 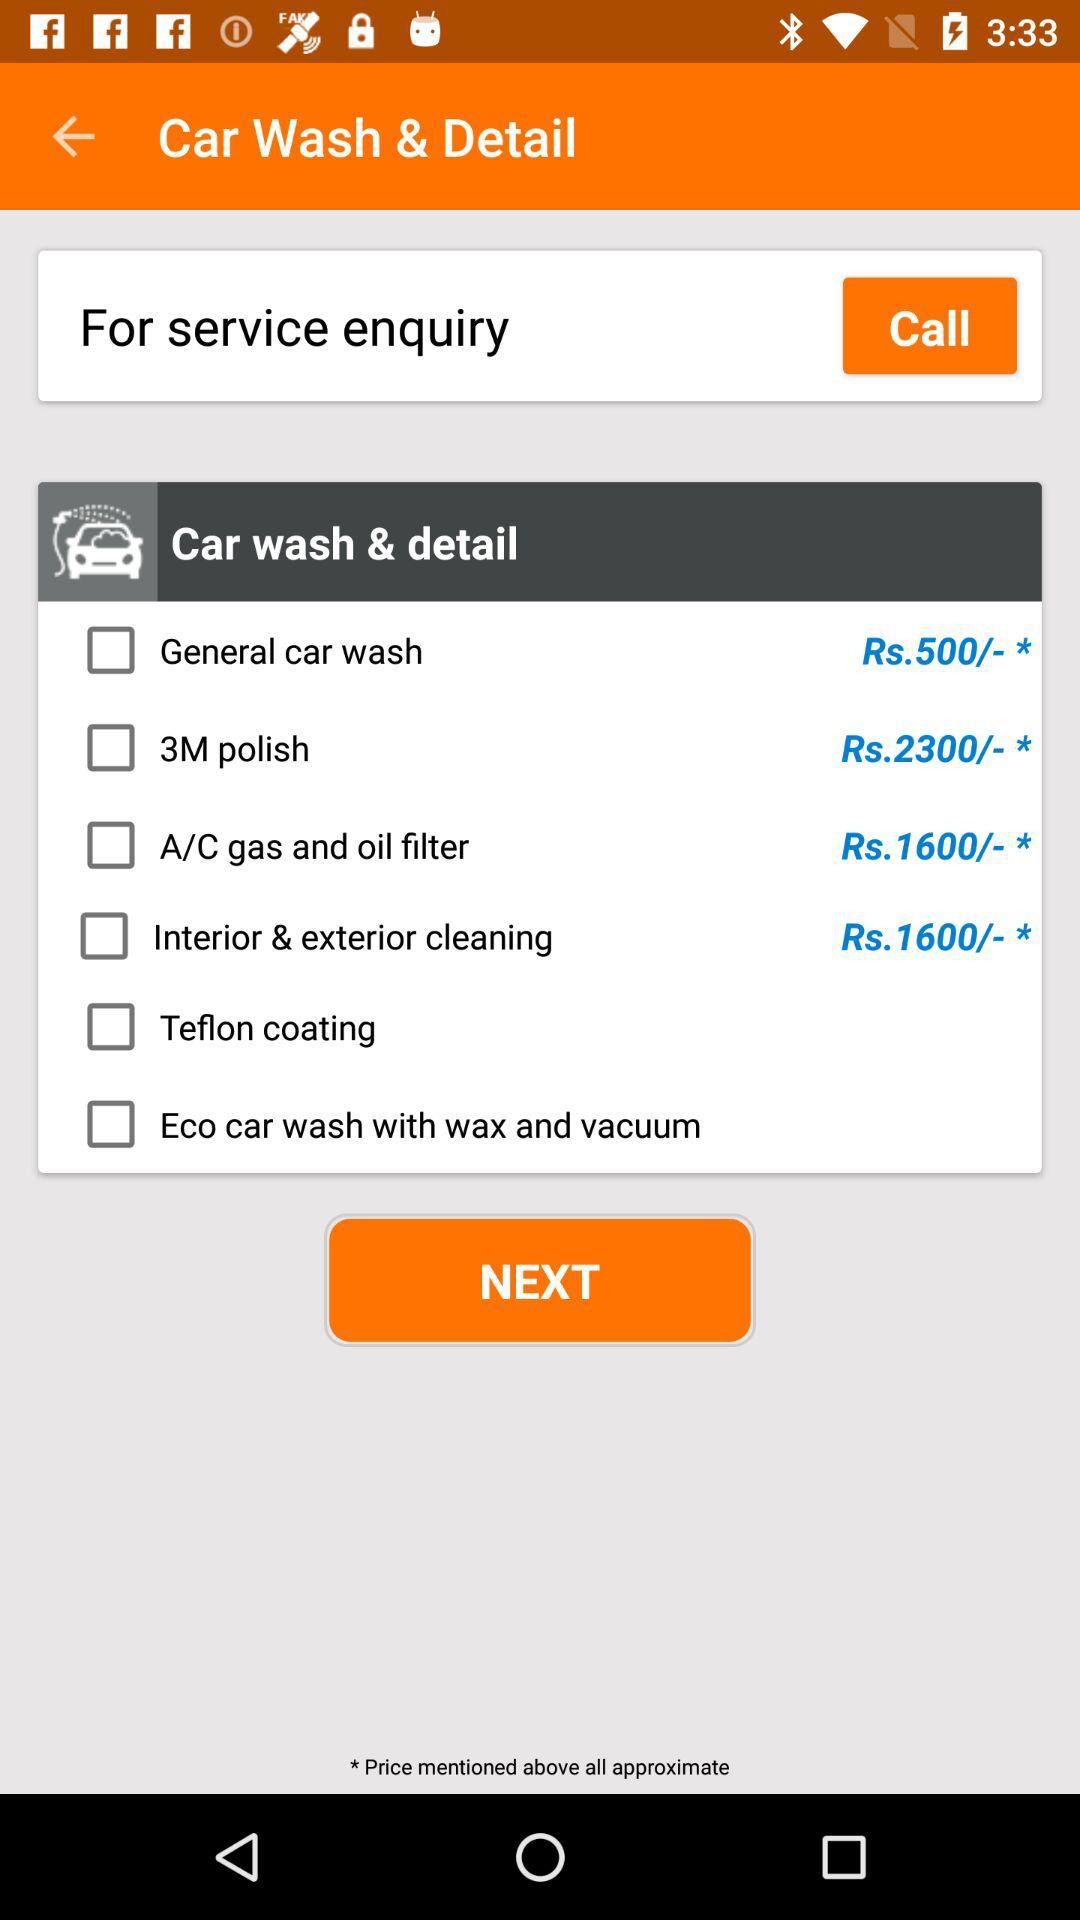 I want to click on icon above a c gas icon, so click(x=546, y=746).